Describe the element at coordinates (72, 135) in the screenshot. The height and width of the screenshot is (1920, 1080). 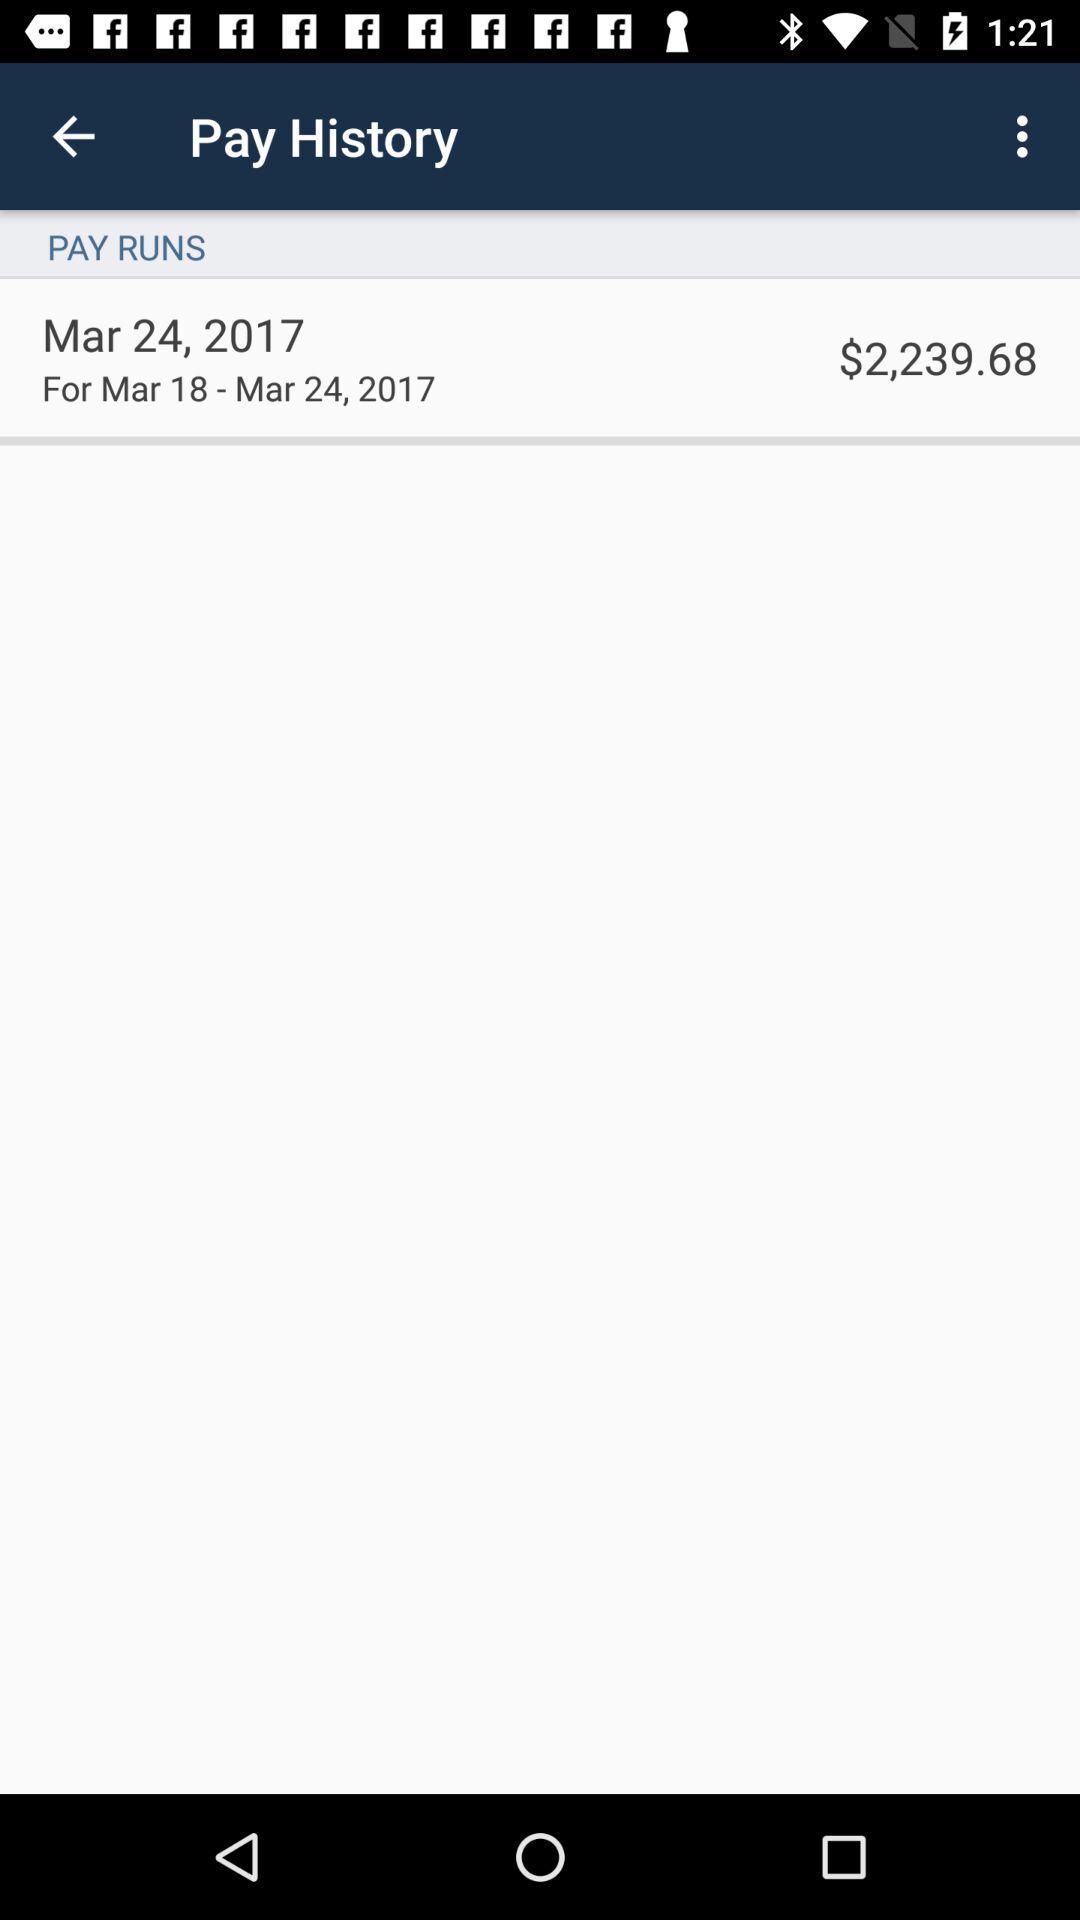
I see `item next to pay history item` at that location.